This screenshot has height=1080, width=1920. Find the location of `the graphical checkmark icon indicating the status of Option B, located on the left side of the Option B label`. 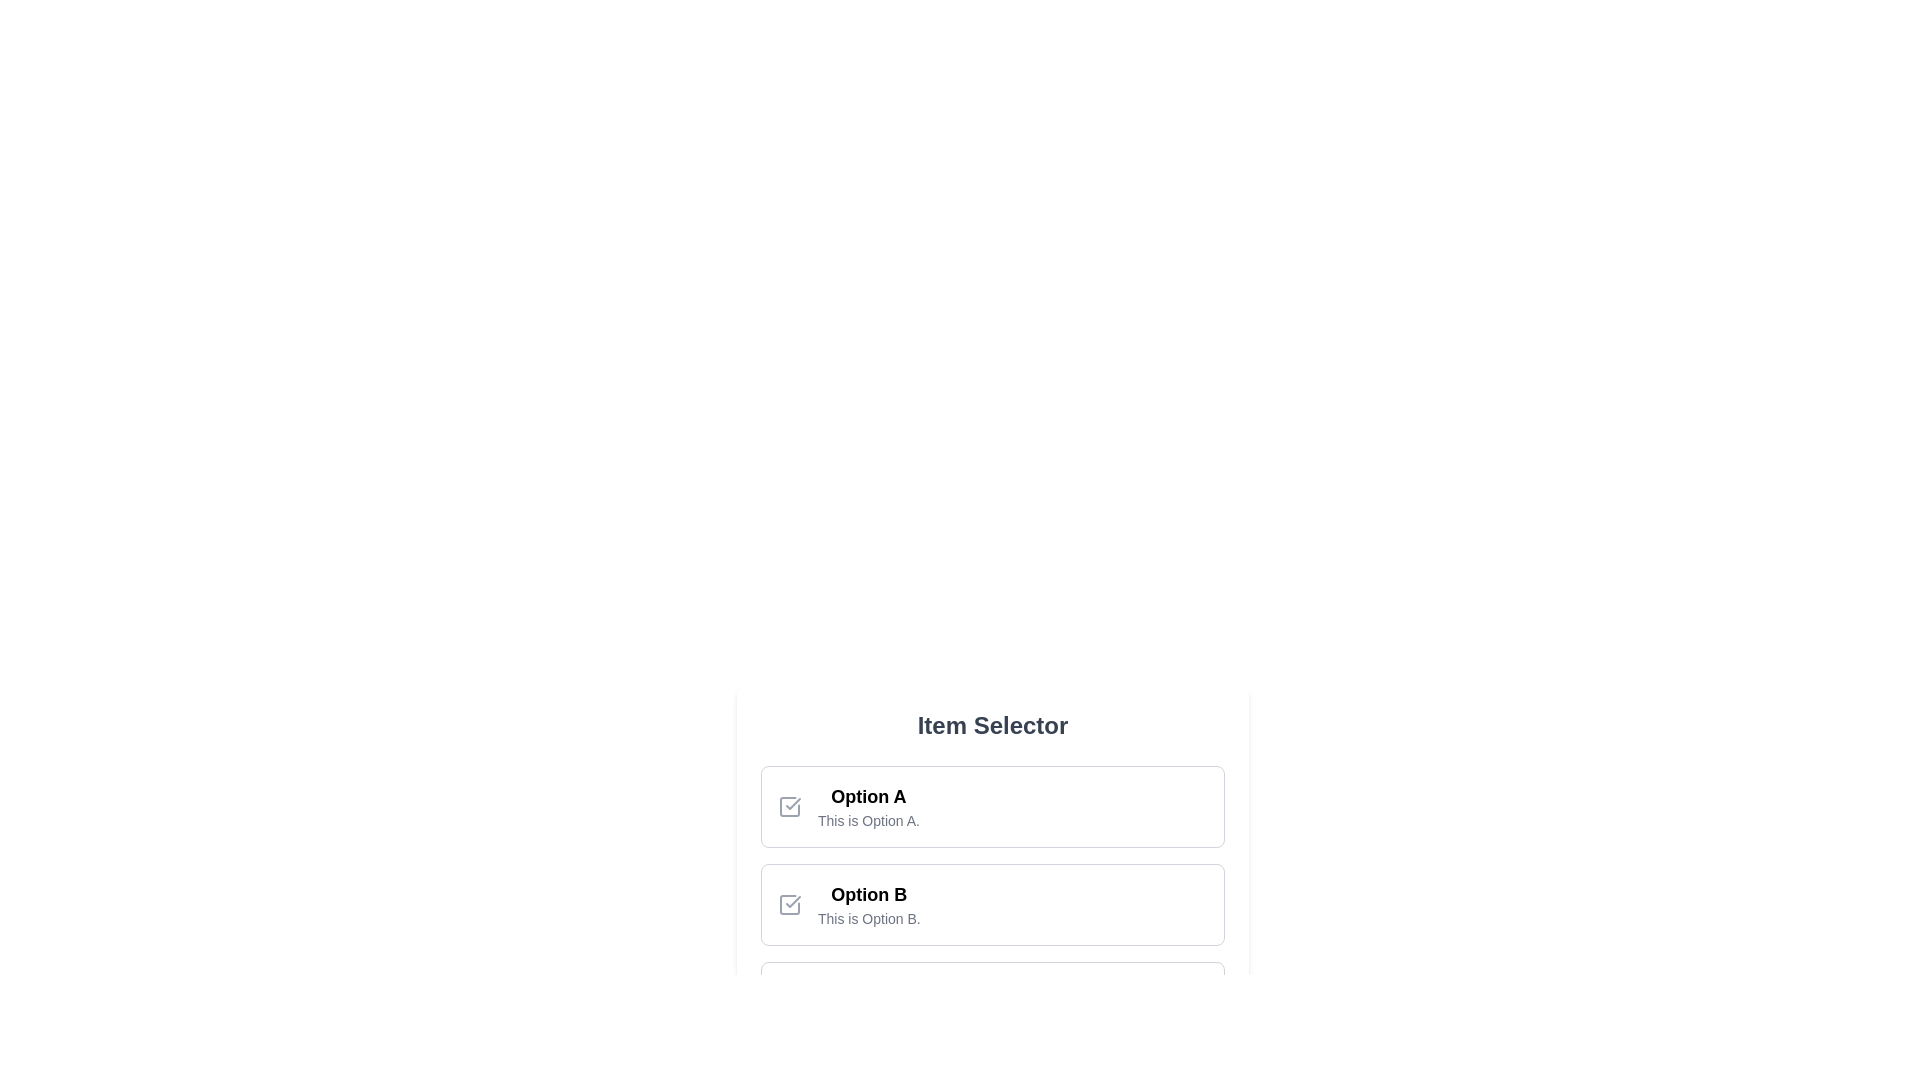

the graphical checkmark icon indicating the status of Option B, located on the left side of the Option B label is located at coordinates (792, 902).